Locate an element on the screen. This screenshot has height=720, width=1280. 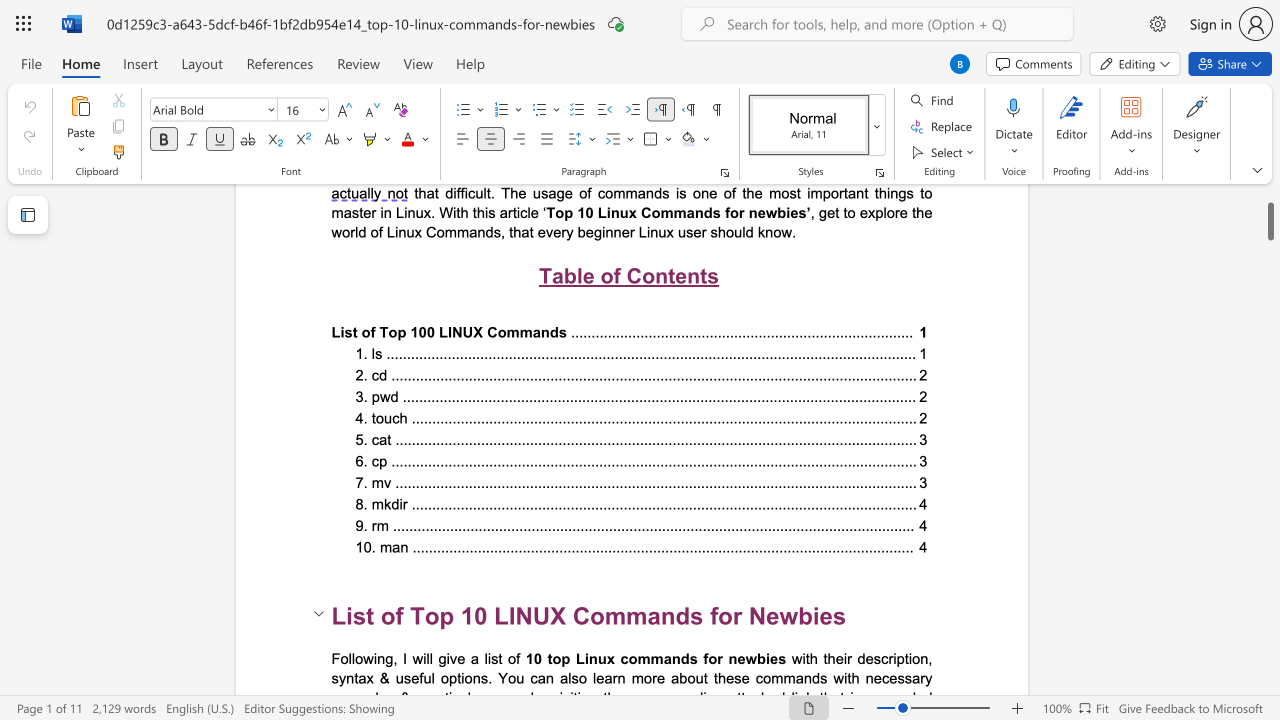
the space between the continuous character "t" and "o" in the text is located at coordinates (553, 658).